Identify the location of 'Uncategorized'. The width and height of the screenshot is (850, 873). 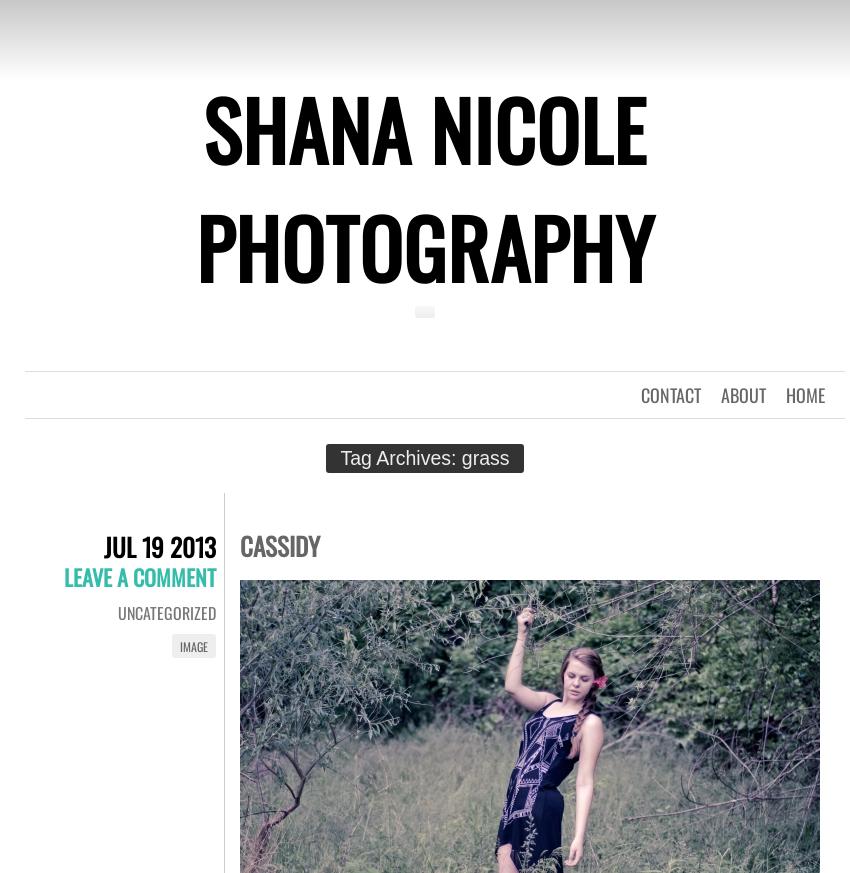
(167, 613).